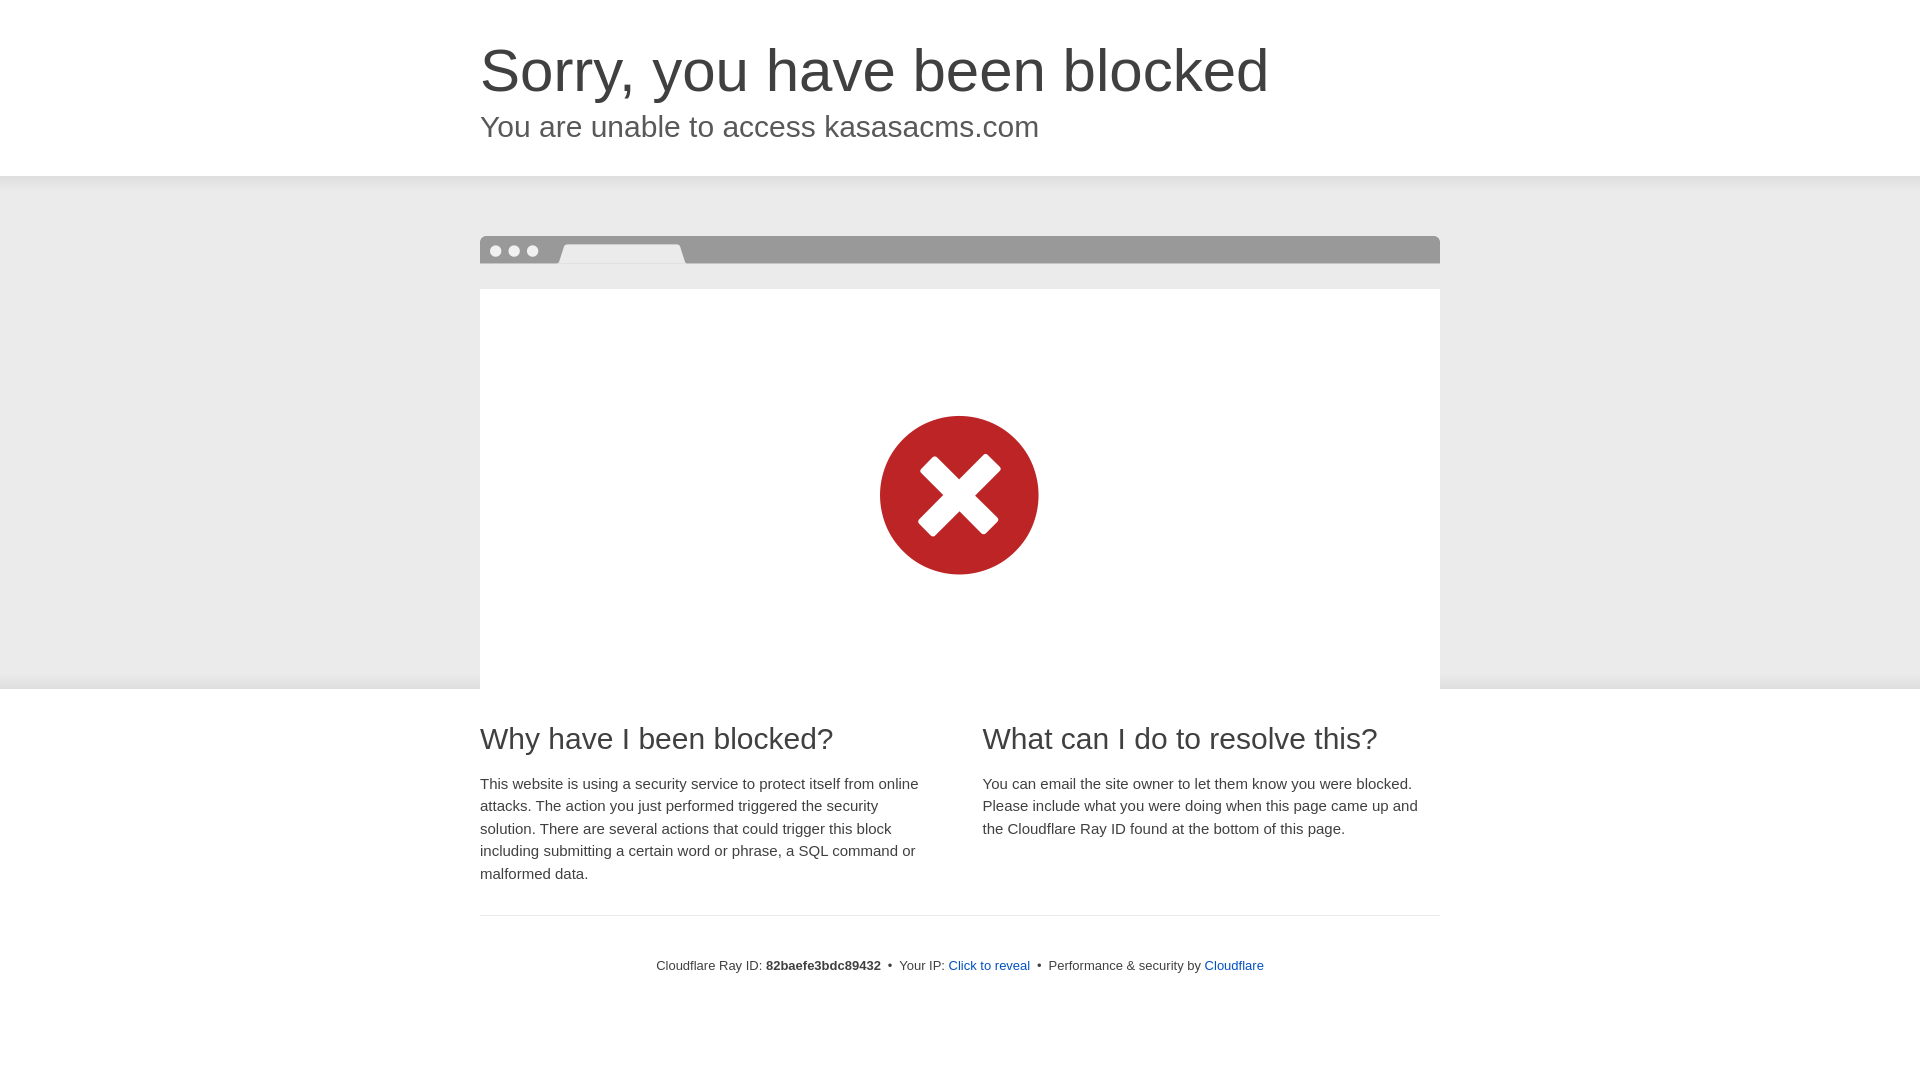 This screenshot has width=1920, height=1080. What do you see at coordinates (1203, 964) in the screenshot?
I see `'Cloudflare'` at bounding box center [1203, 964].